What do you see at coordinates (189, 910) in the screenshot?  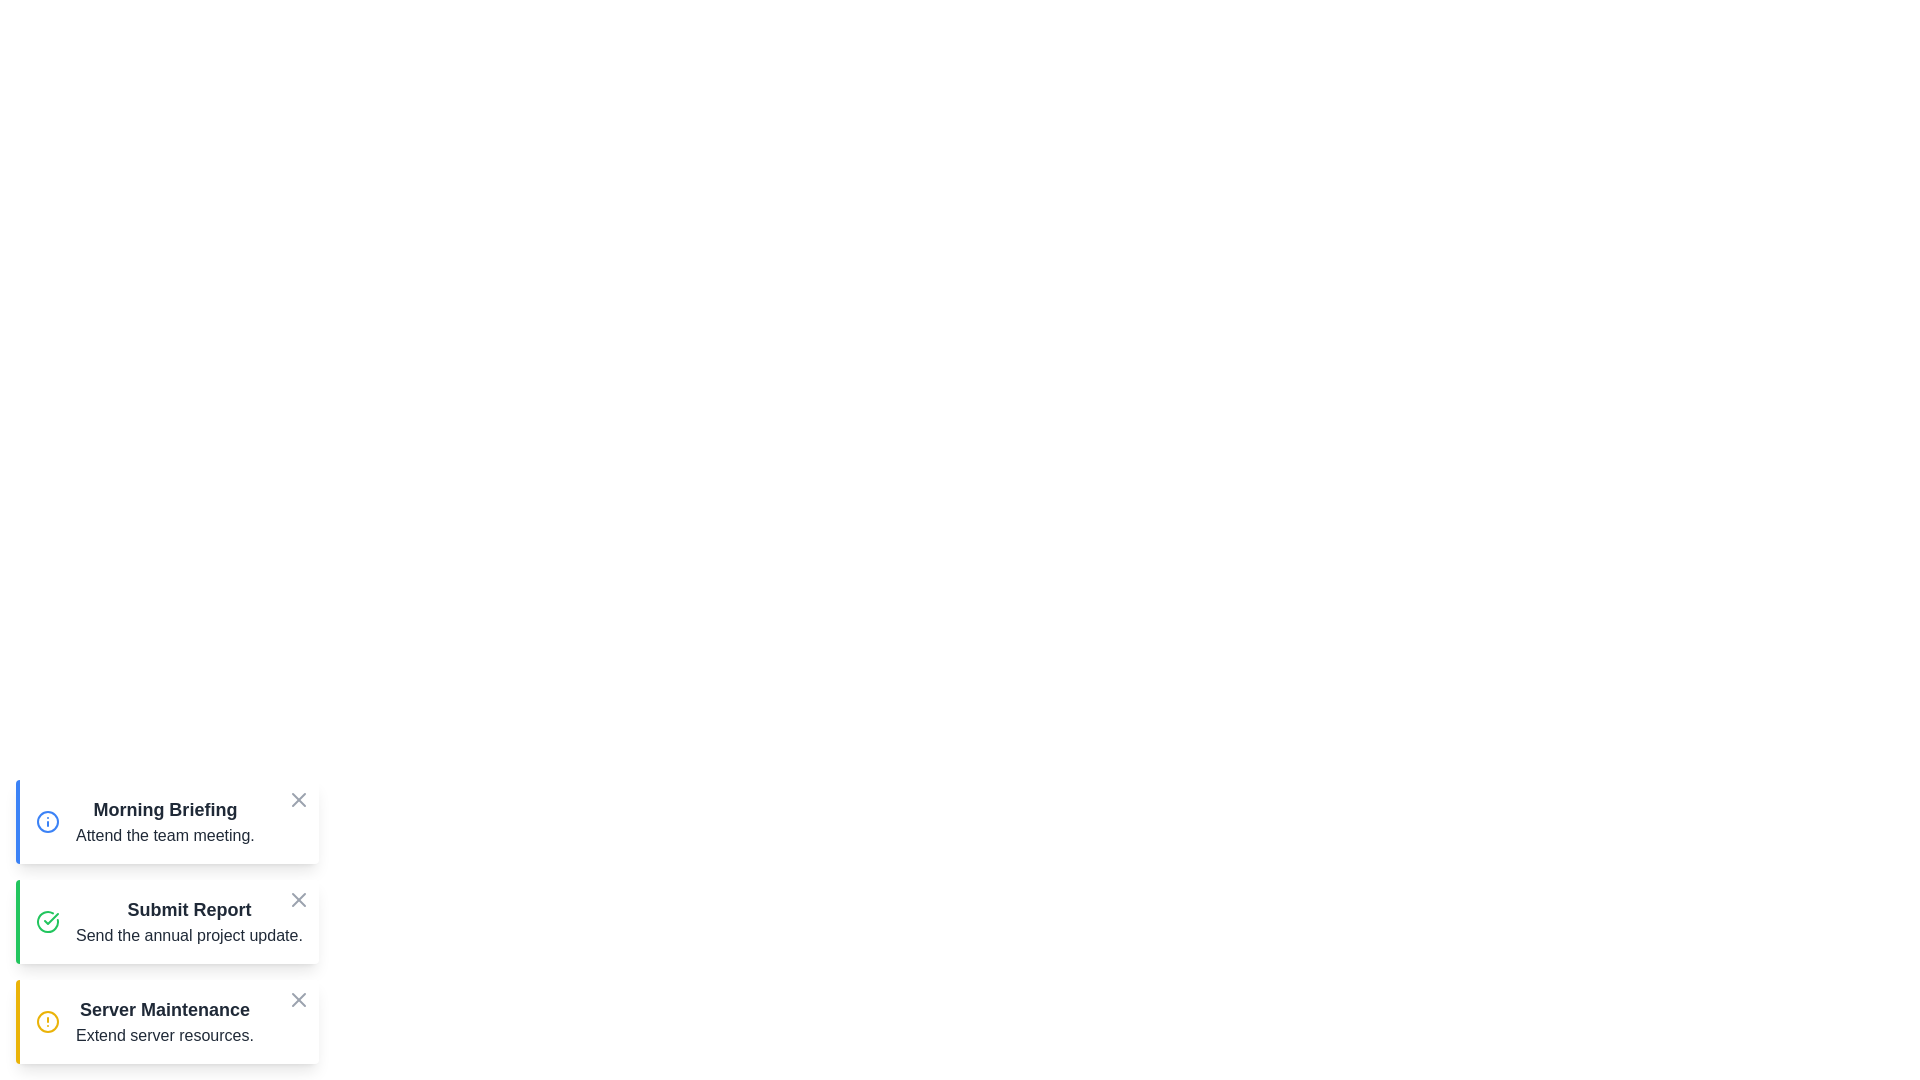 I see `the 'Submit Report' text label, which is styled in bold and large font and is the title of the second item in a vertical list` at bounding box center [189, 910].